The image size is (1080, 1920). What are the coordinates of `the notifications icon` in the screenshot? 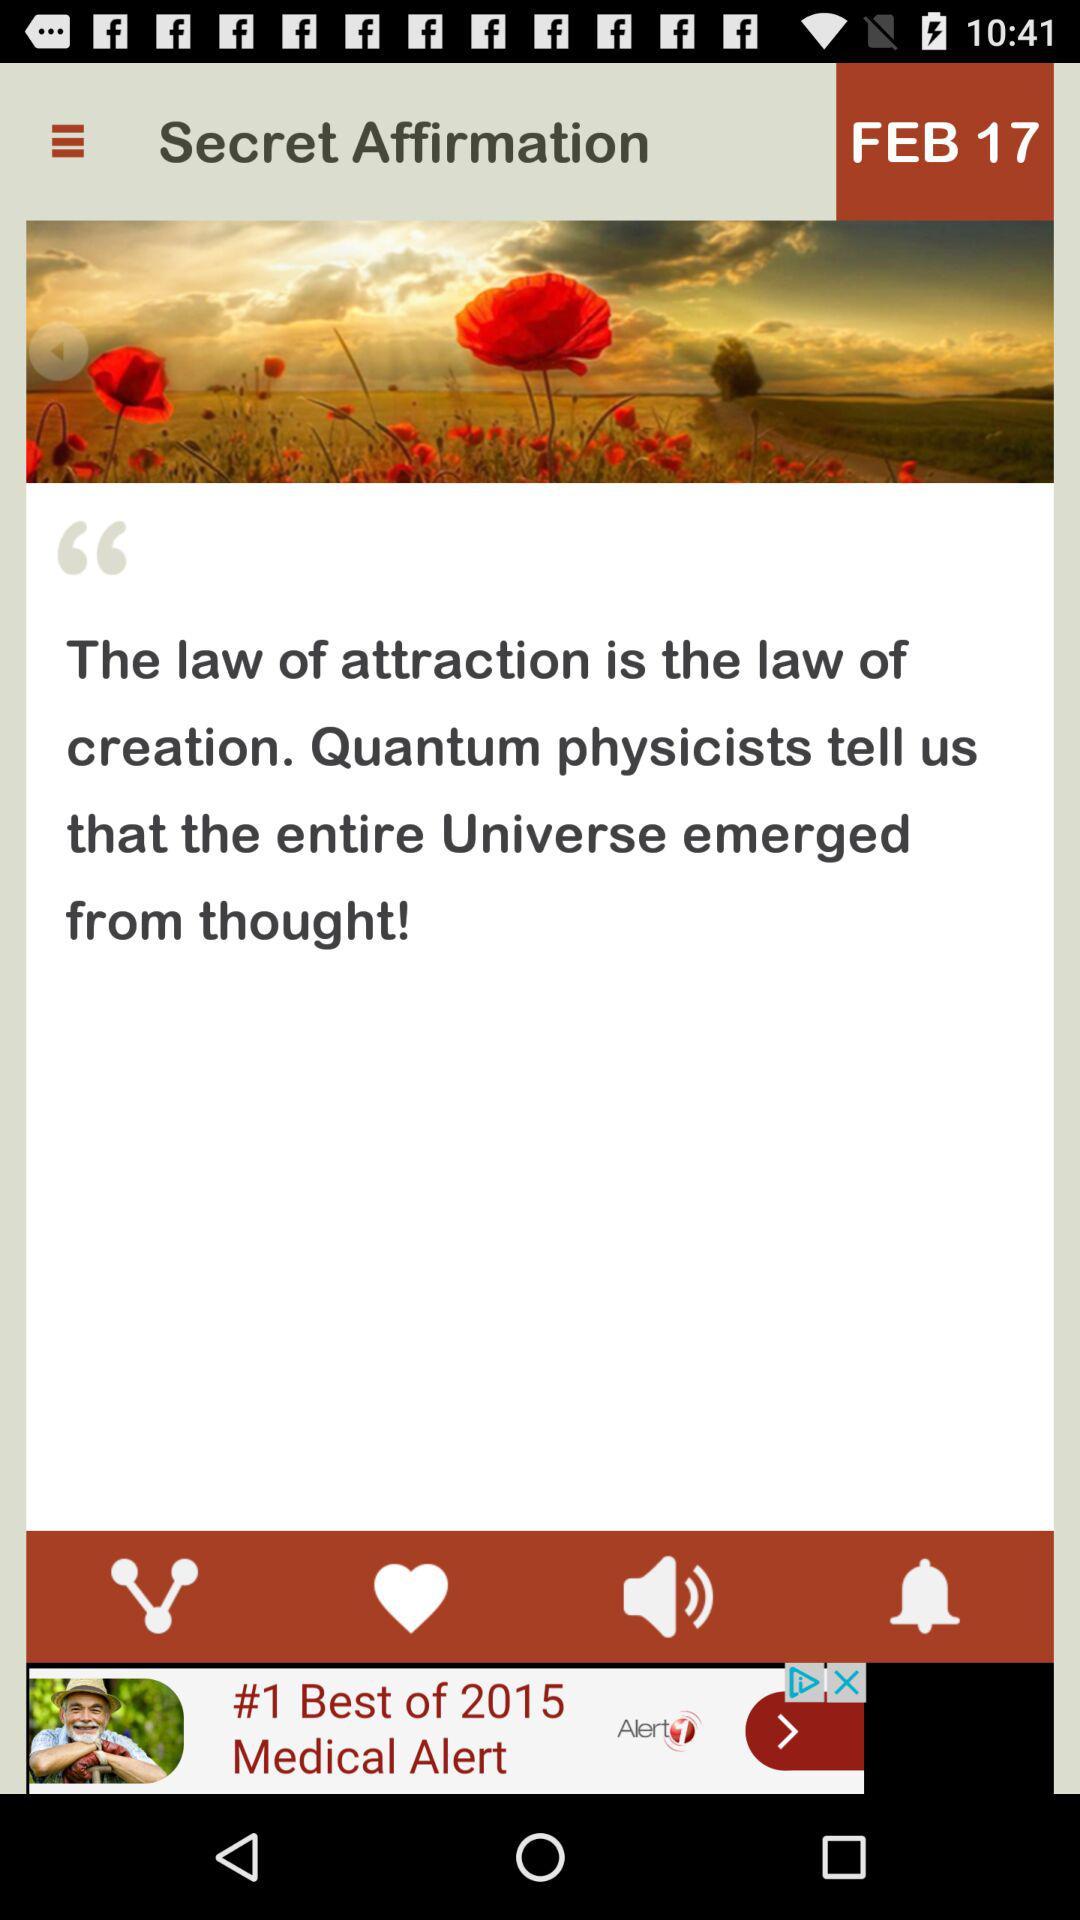 It's located at (925, 1707).